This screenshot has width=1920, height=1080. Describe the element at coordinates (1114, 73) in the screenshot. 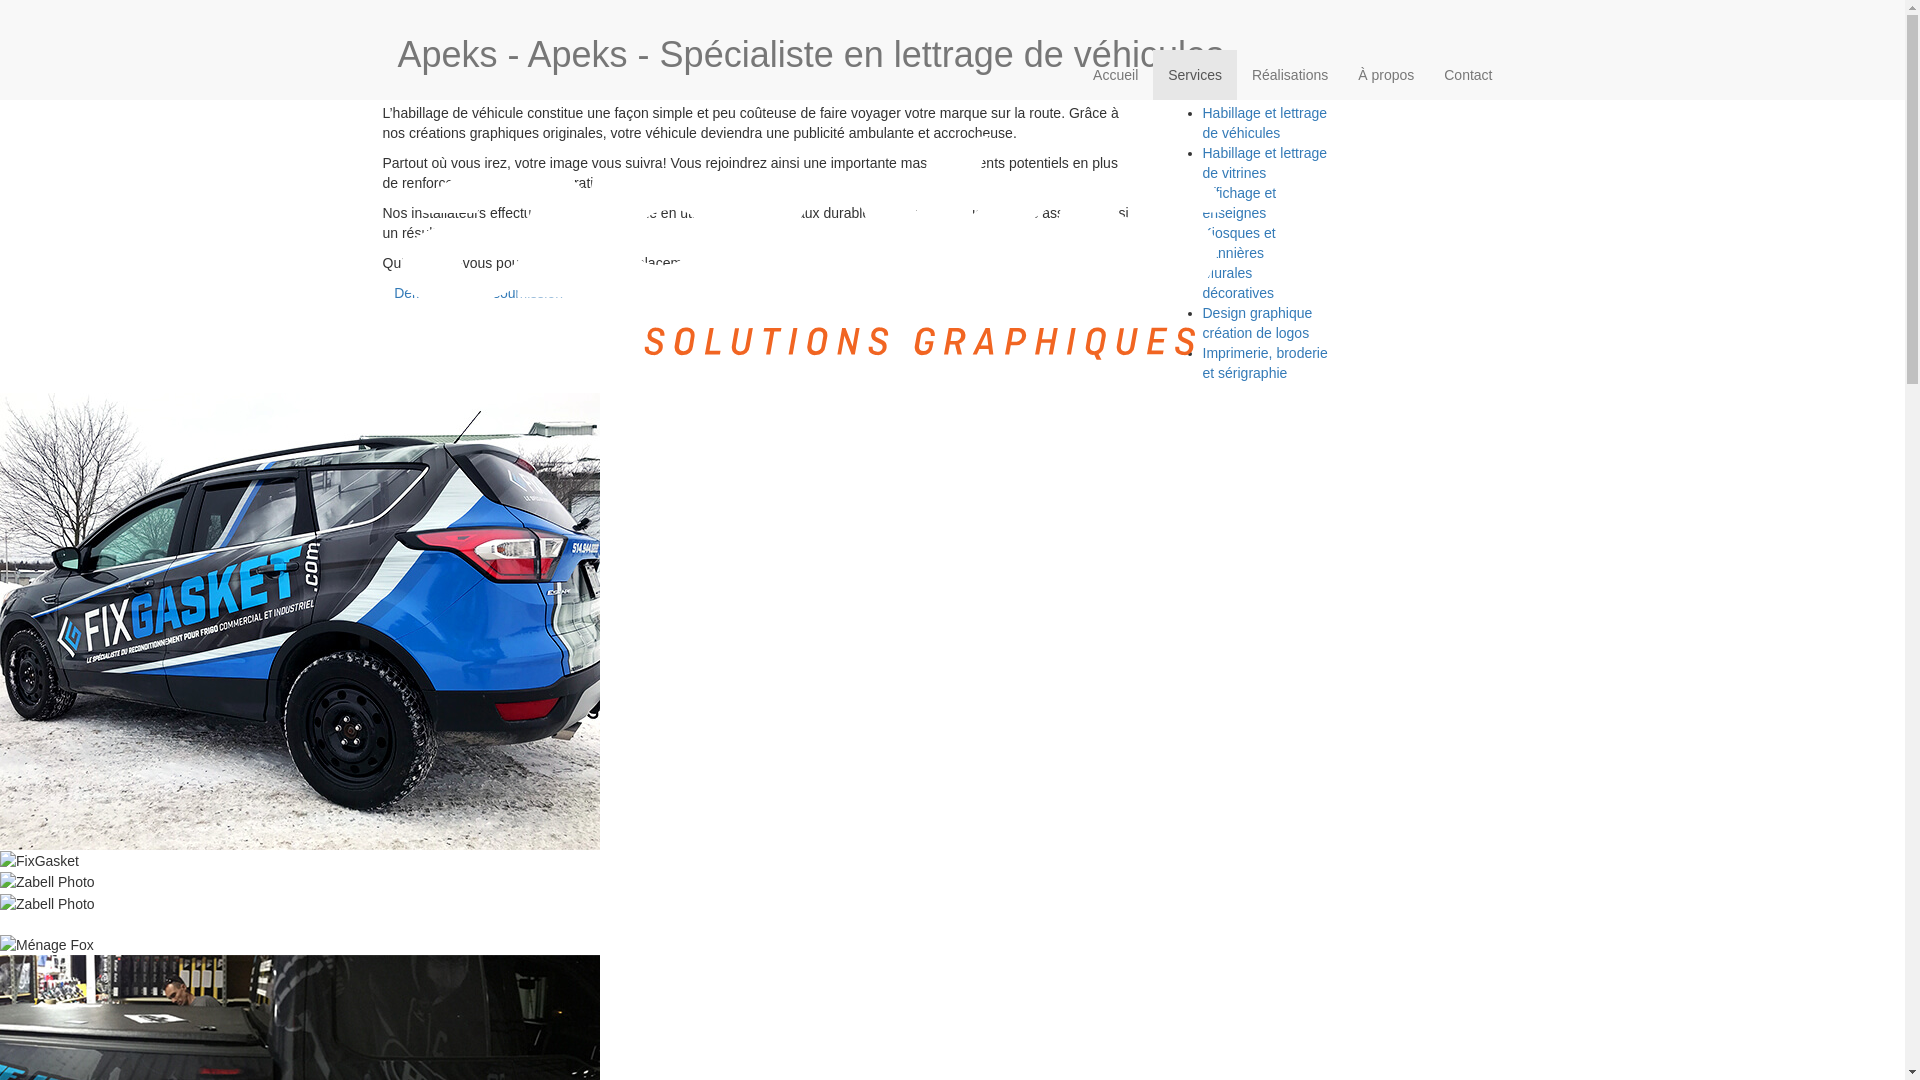

I see `'Accueil'` at that location.